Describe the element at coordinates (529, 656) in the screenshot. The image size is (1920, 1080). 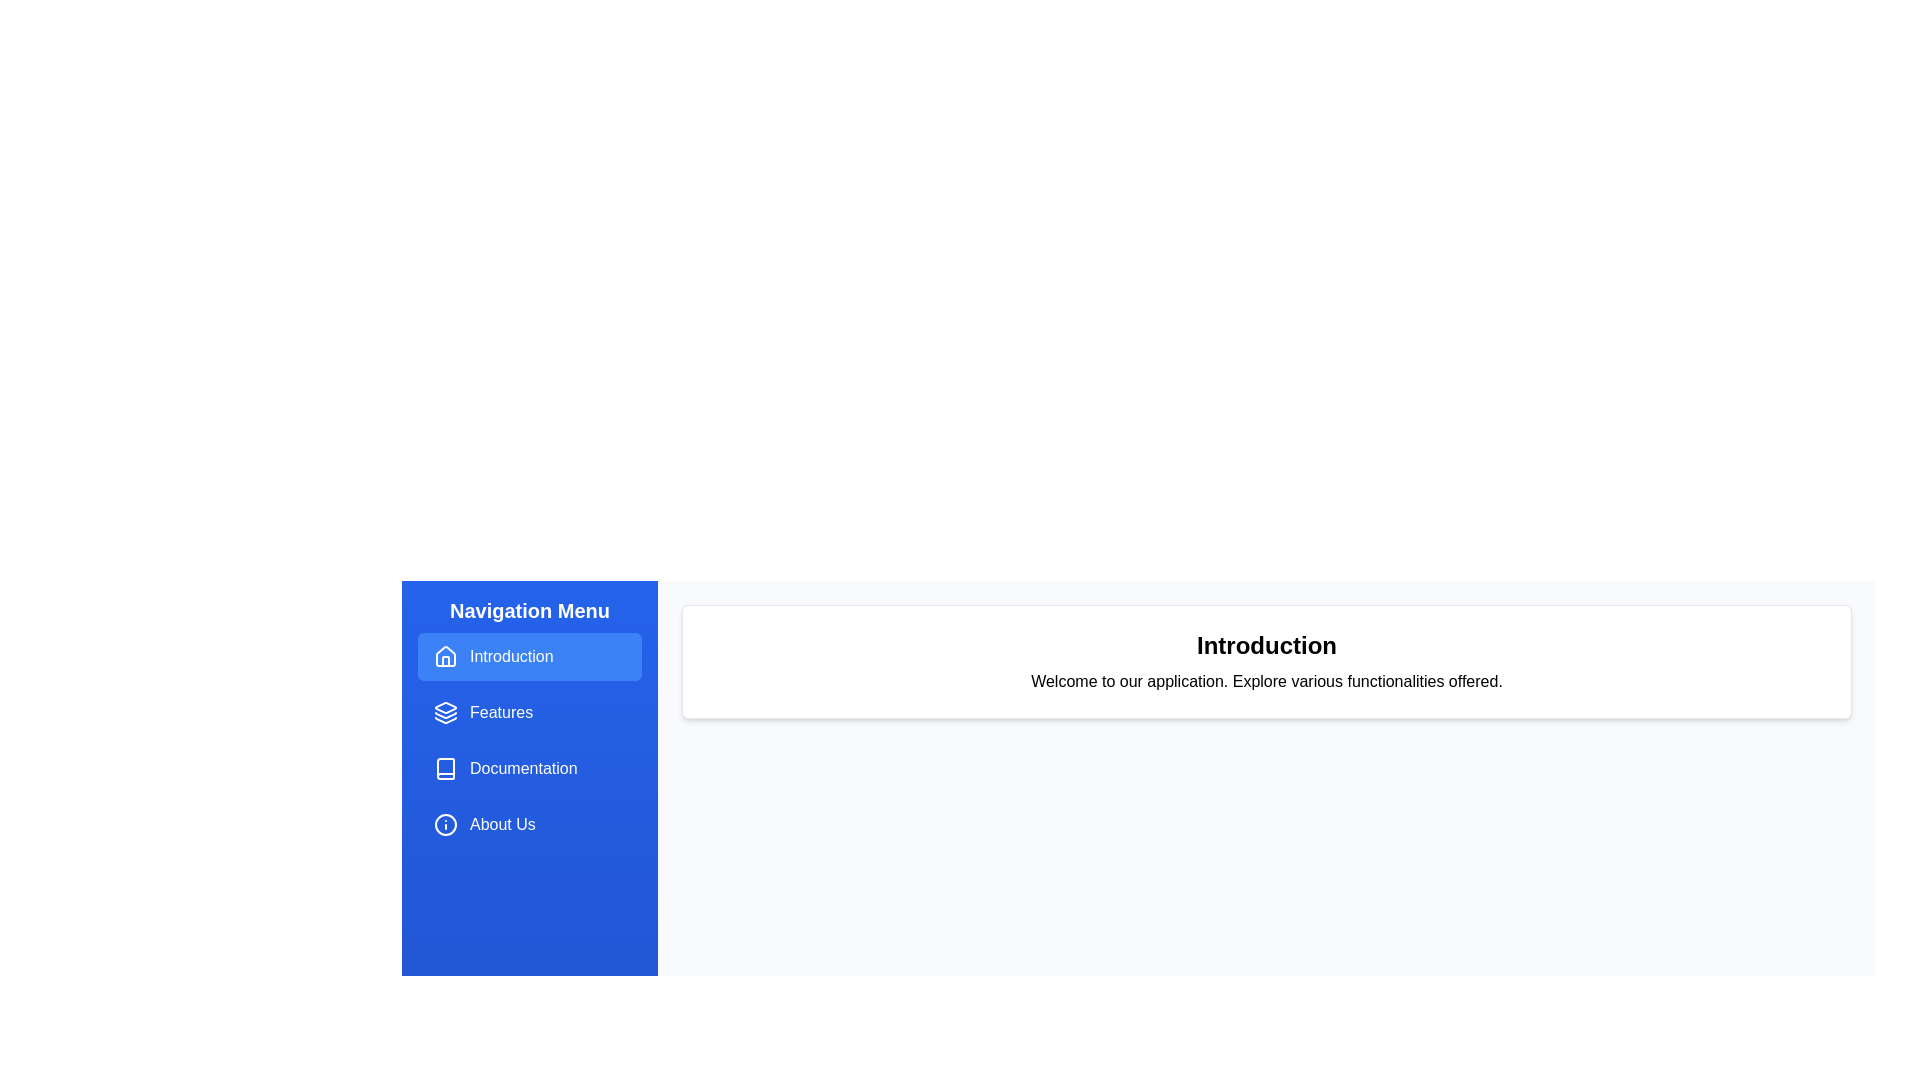
I see `the blue rectangular button with rounded corners containing a house icon and the text 'Introduction'` at that location.